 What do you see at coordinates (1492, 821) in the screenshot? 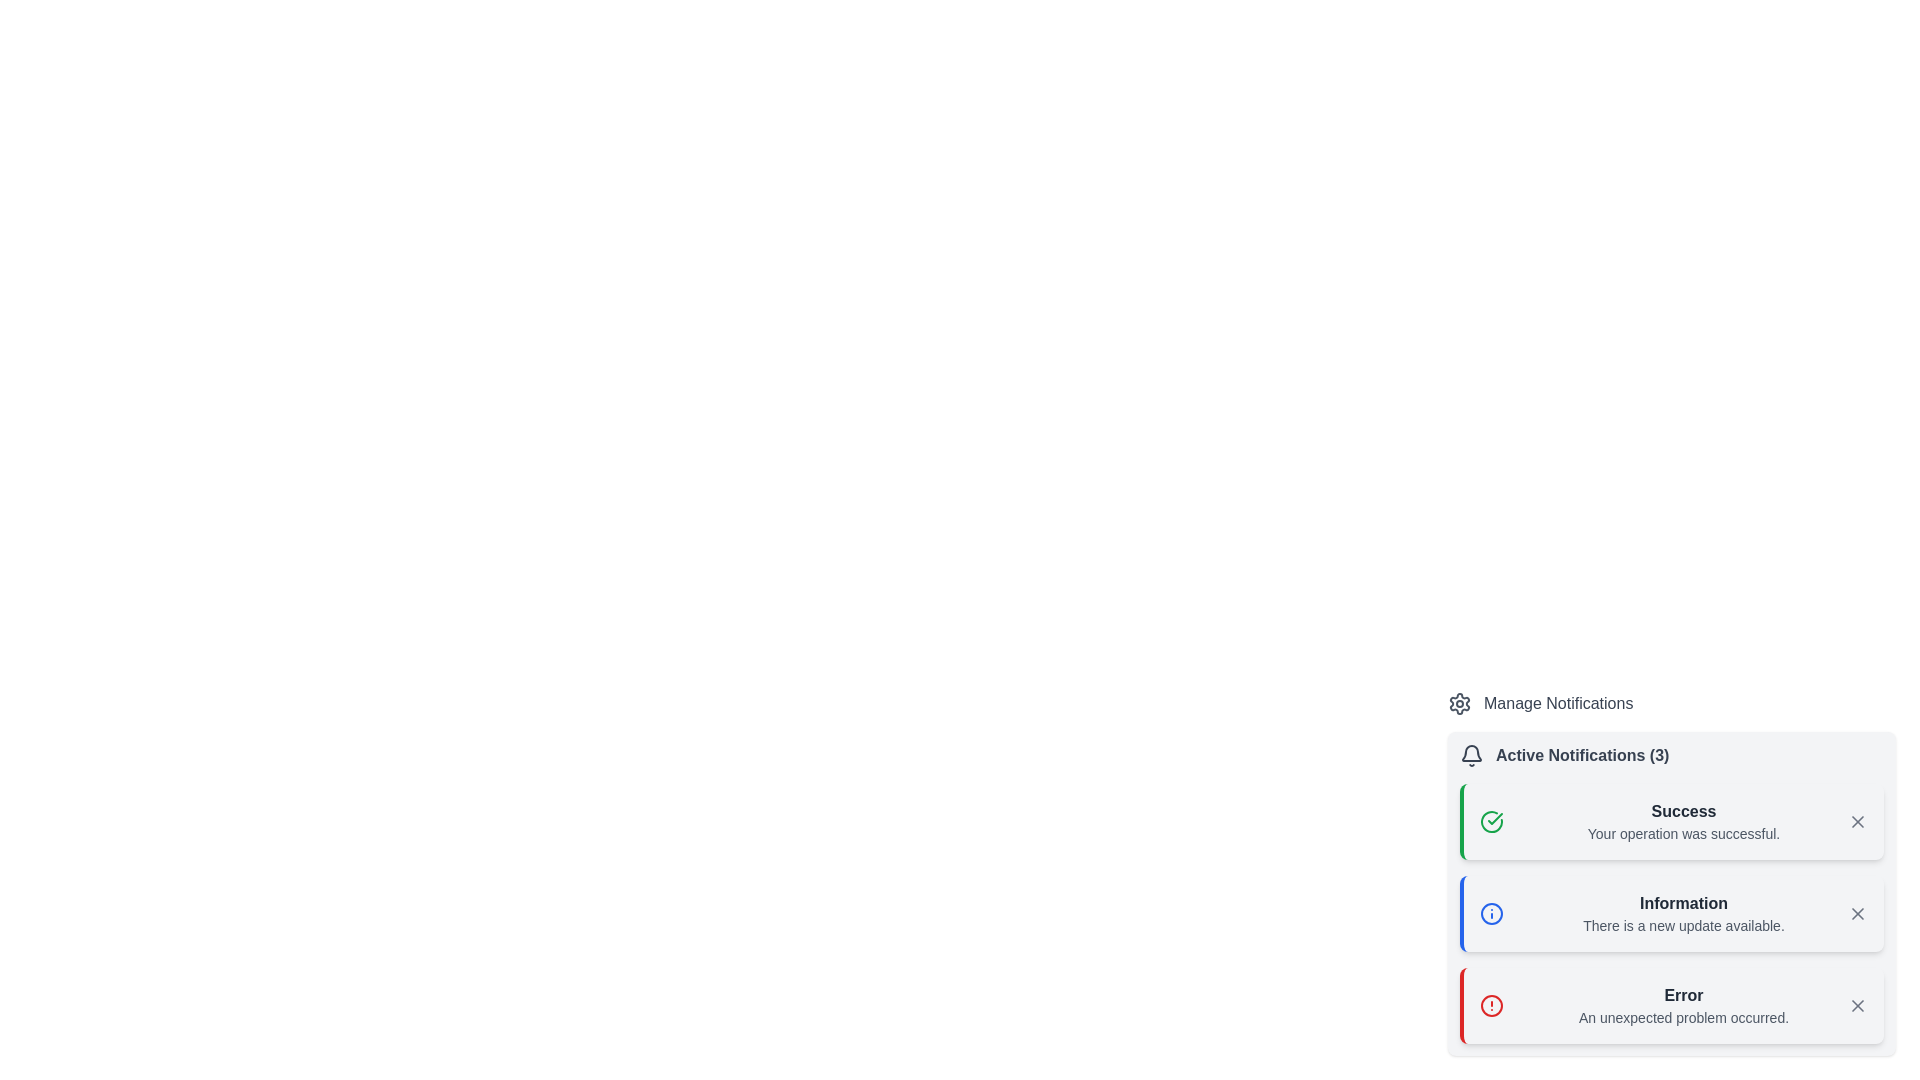
I see `the green circular icon with a check mark located to the left of the 'Success' message in the notification section` at bounding box center [1492, 821].